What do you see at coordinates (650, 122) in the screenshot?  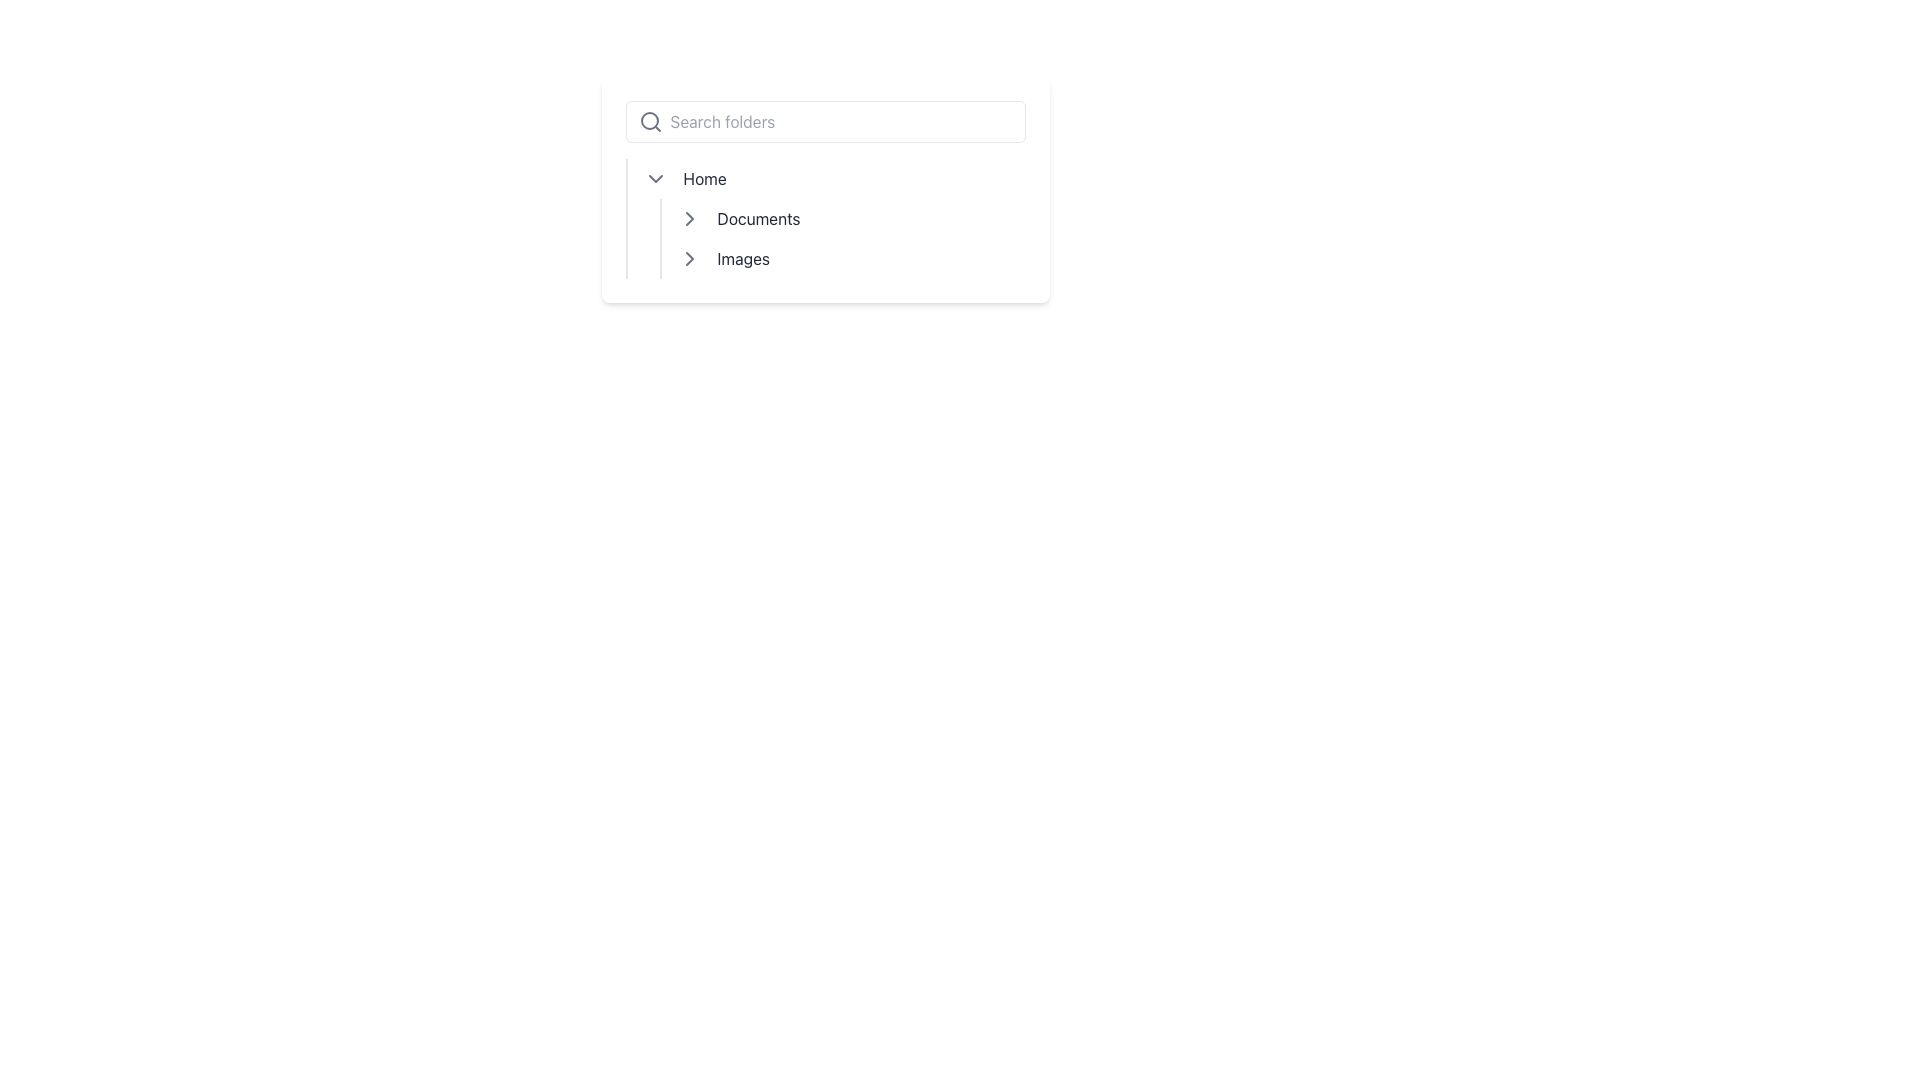 I see `the search icon, represented as a gray magnifying glass, located on the left side of the search bar` at bounding box center [650, 122].